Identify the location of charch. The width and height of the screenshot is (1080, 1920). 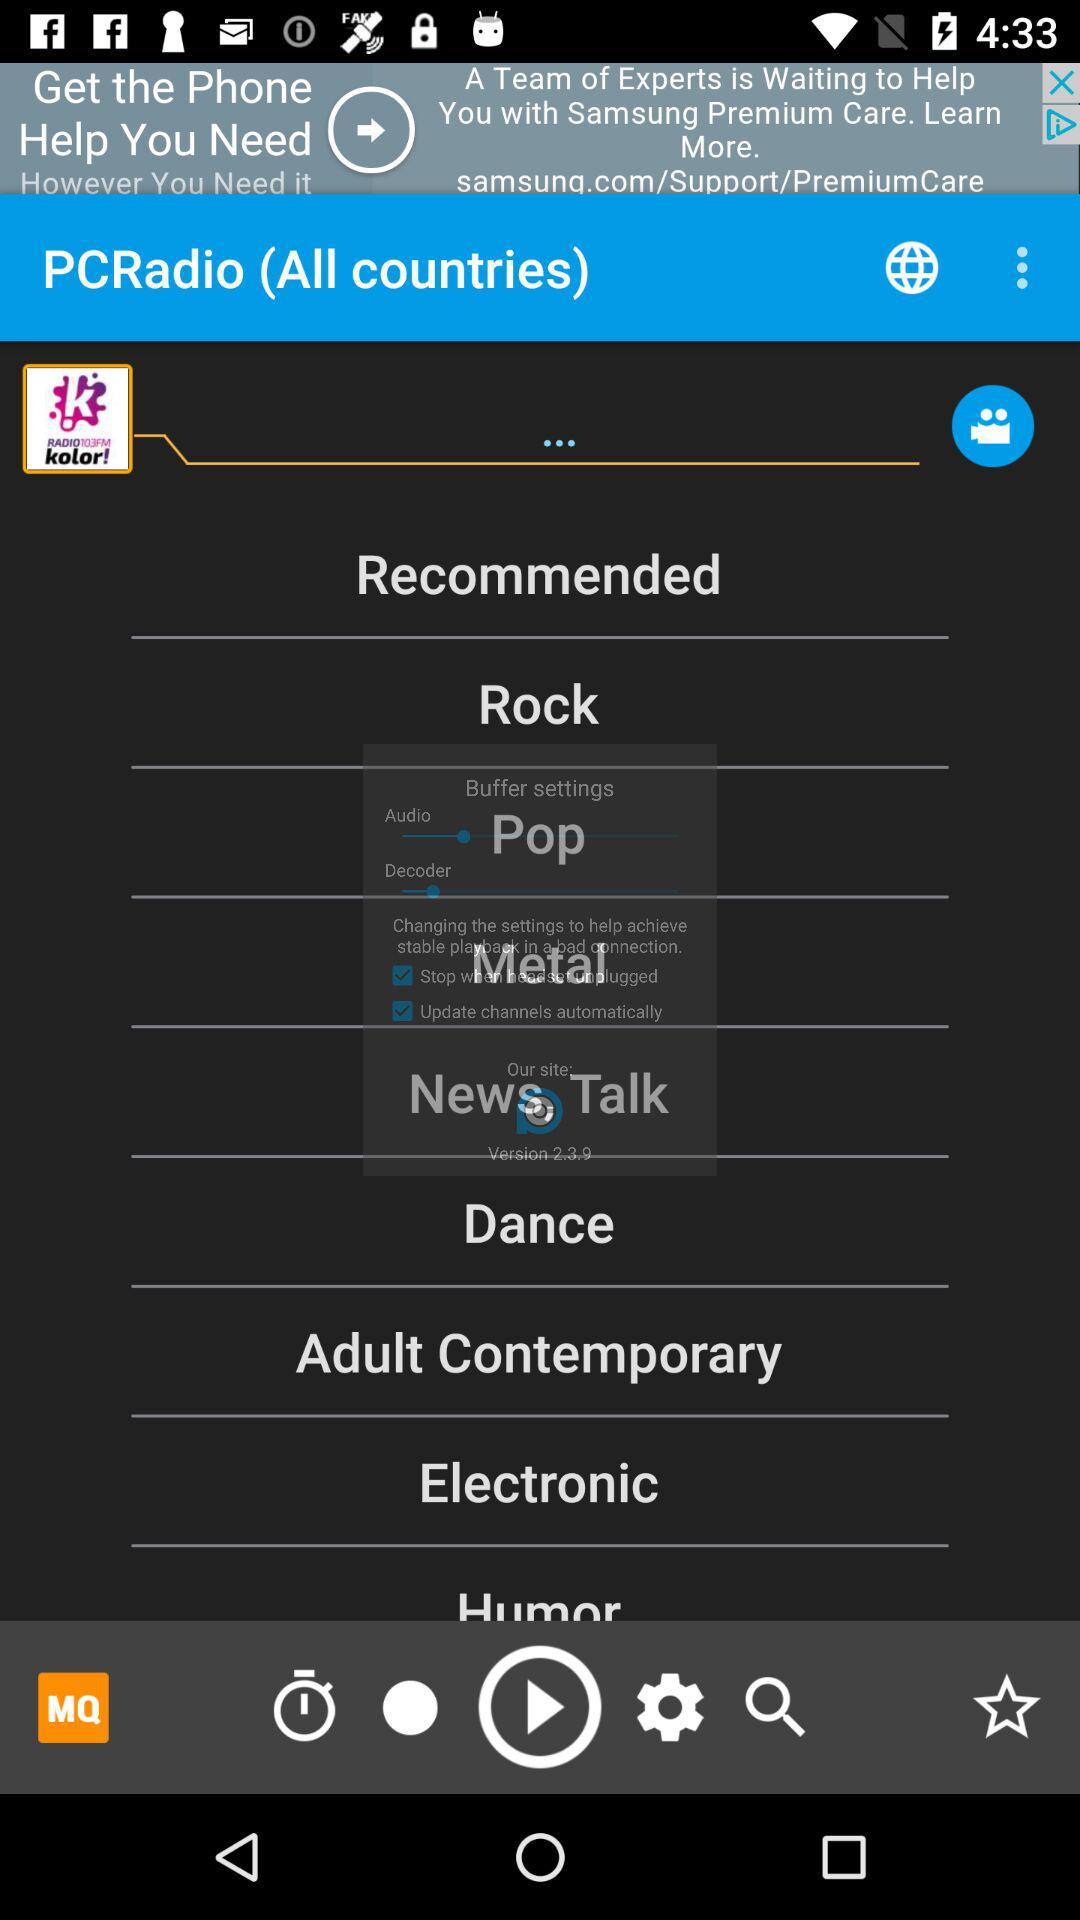
(774, 1706).